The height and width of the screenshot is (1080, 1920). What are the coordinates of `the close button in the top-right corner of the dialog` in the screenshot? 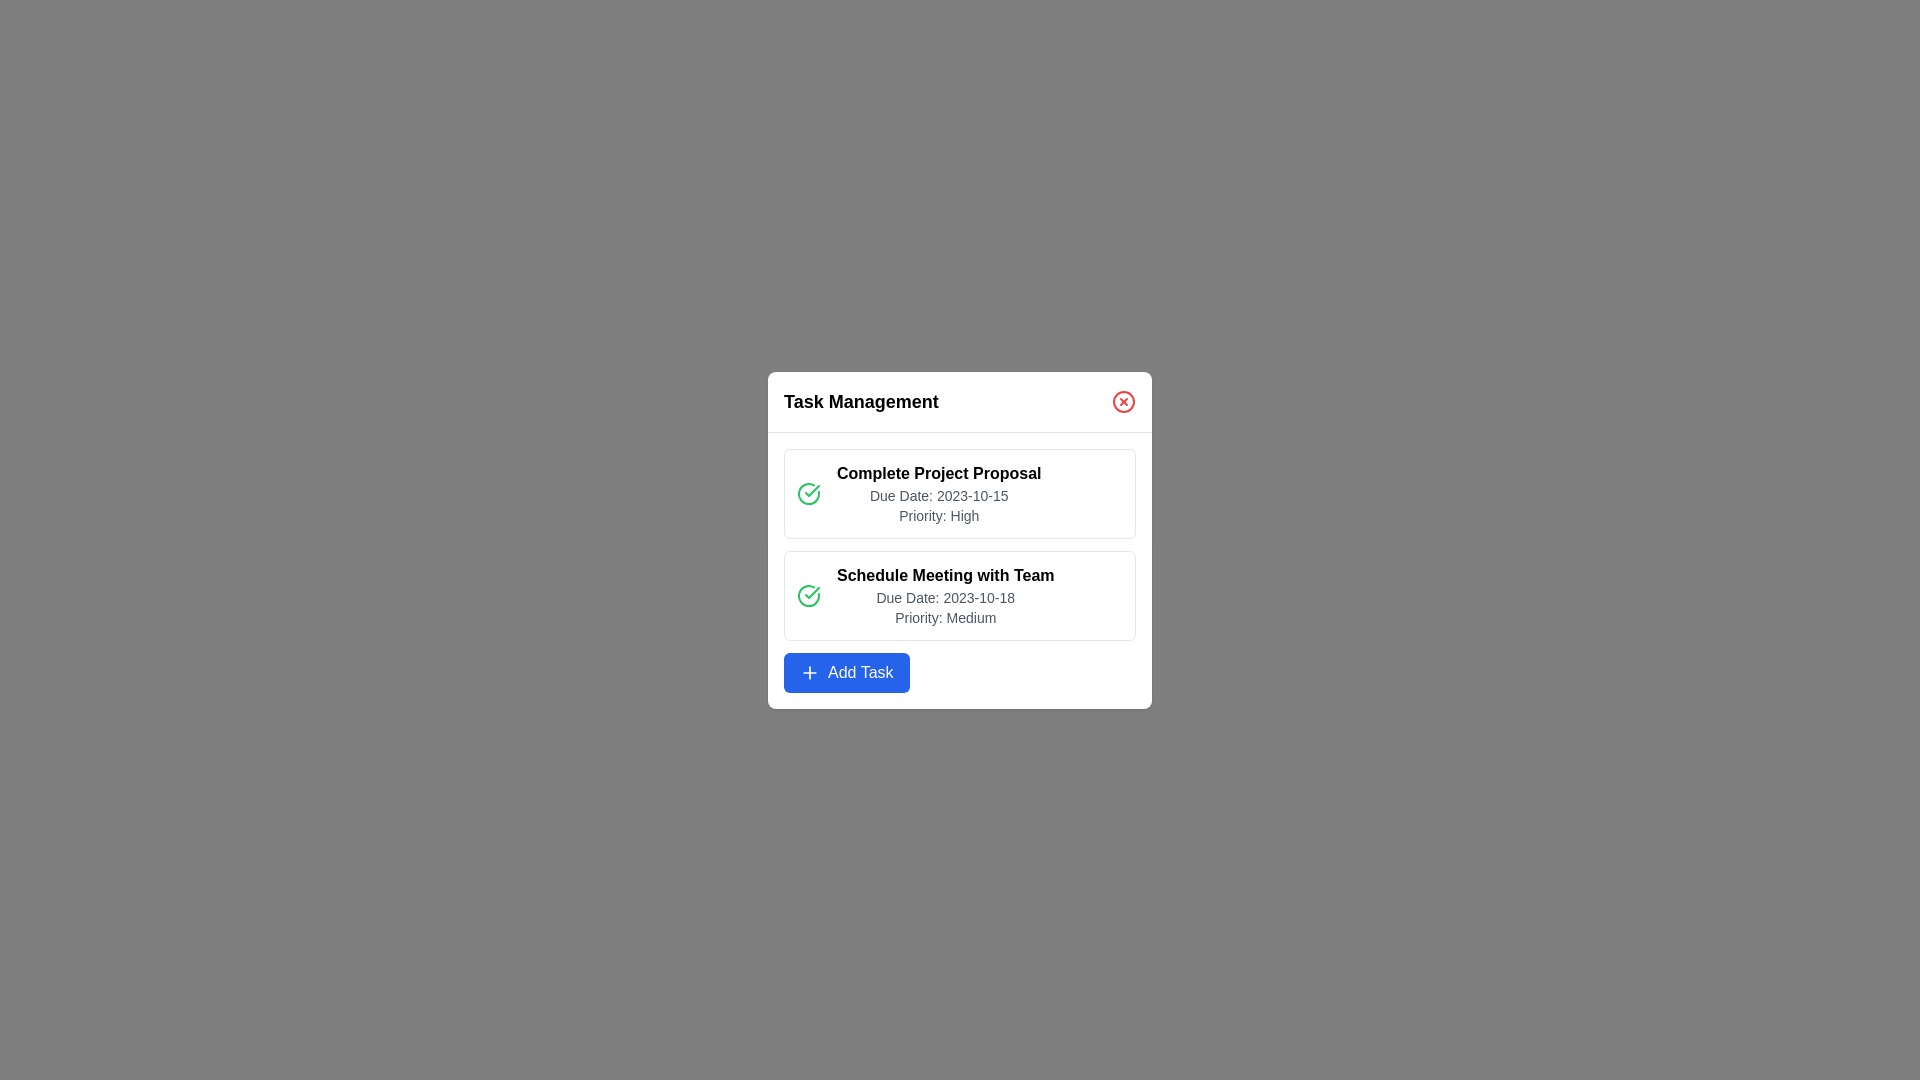 It's located at (1123, 401).